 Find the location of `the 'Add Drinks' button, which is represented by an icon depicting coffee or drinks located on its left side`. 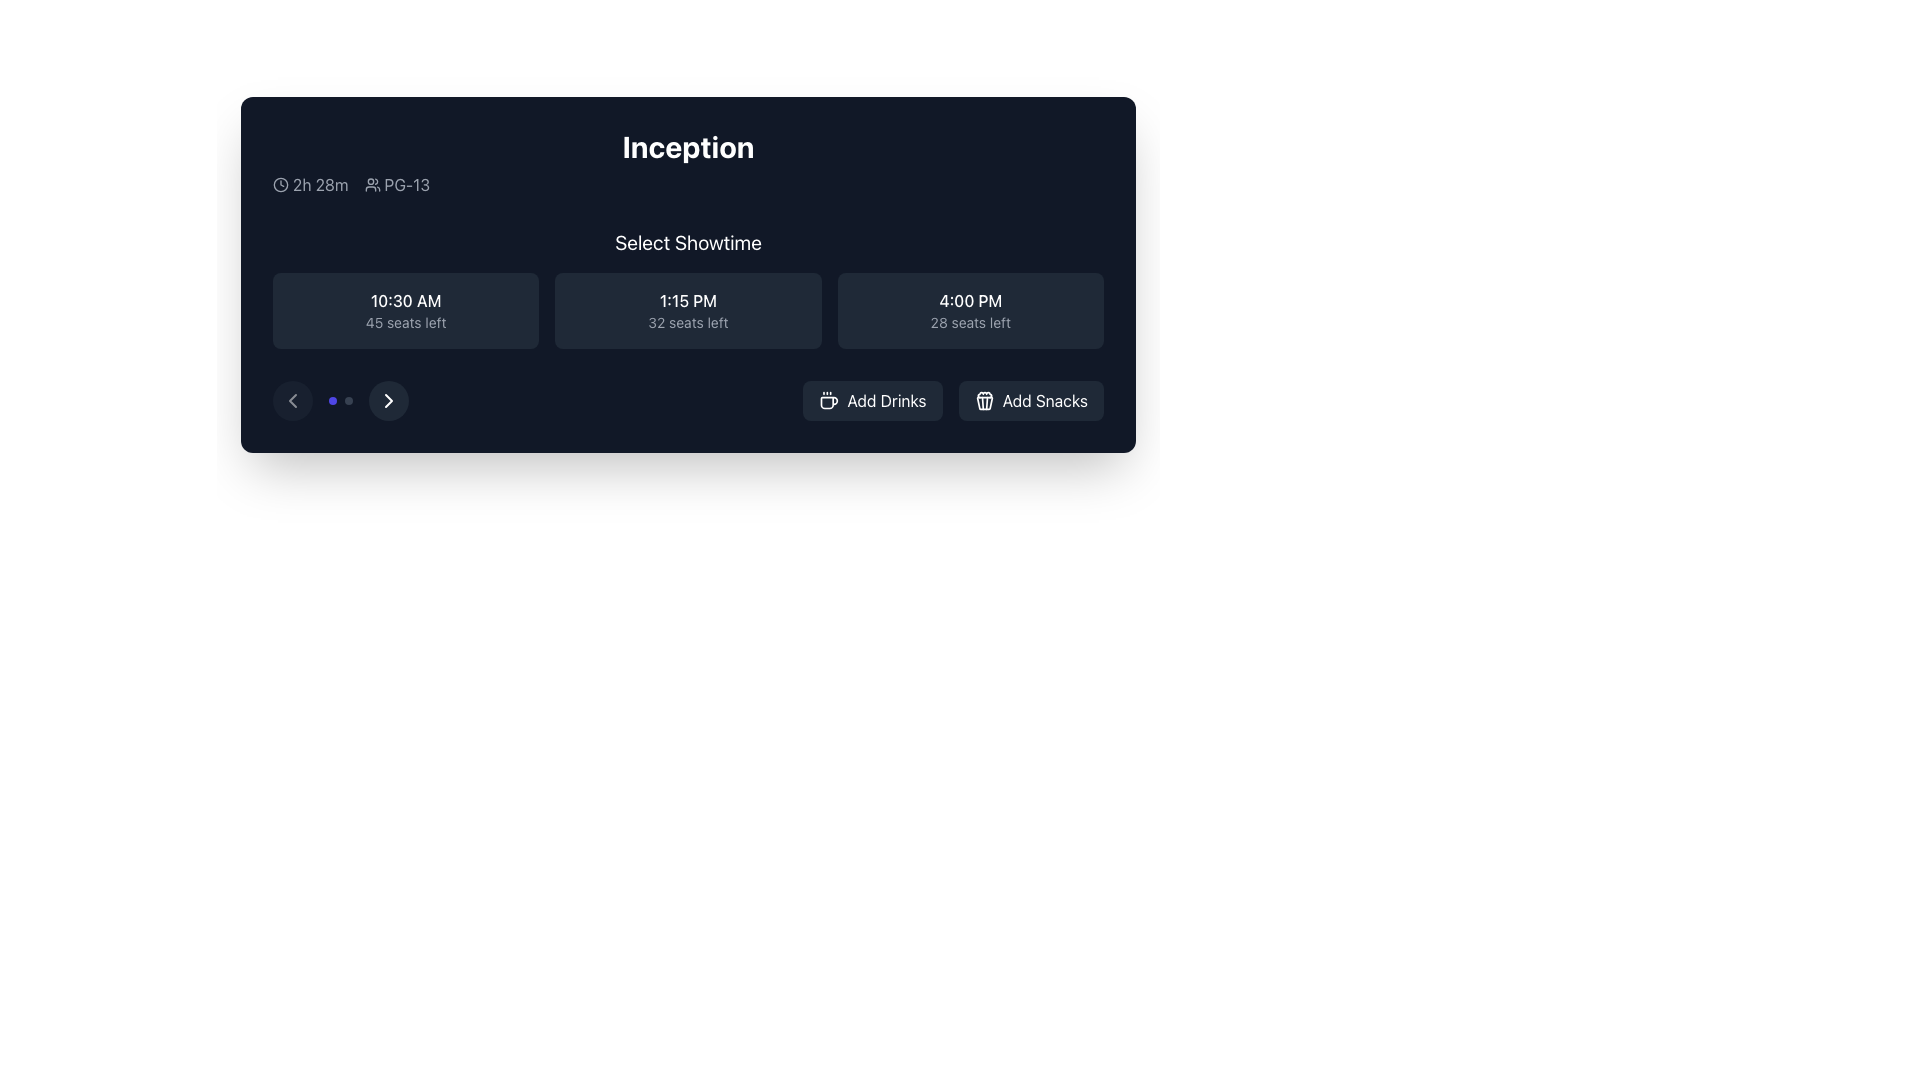

the 'Add Drinks' button, which is represented by an icon depicting coffee or drinks located on its left side is located at coordinates (829, 401).